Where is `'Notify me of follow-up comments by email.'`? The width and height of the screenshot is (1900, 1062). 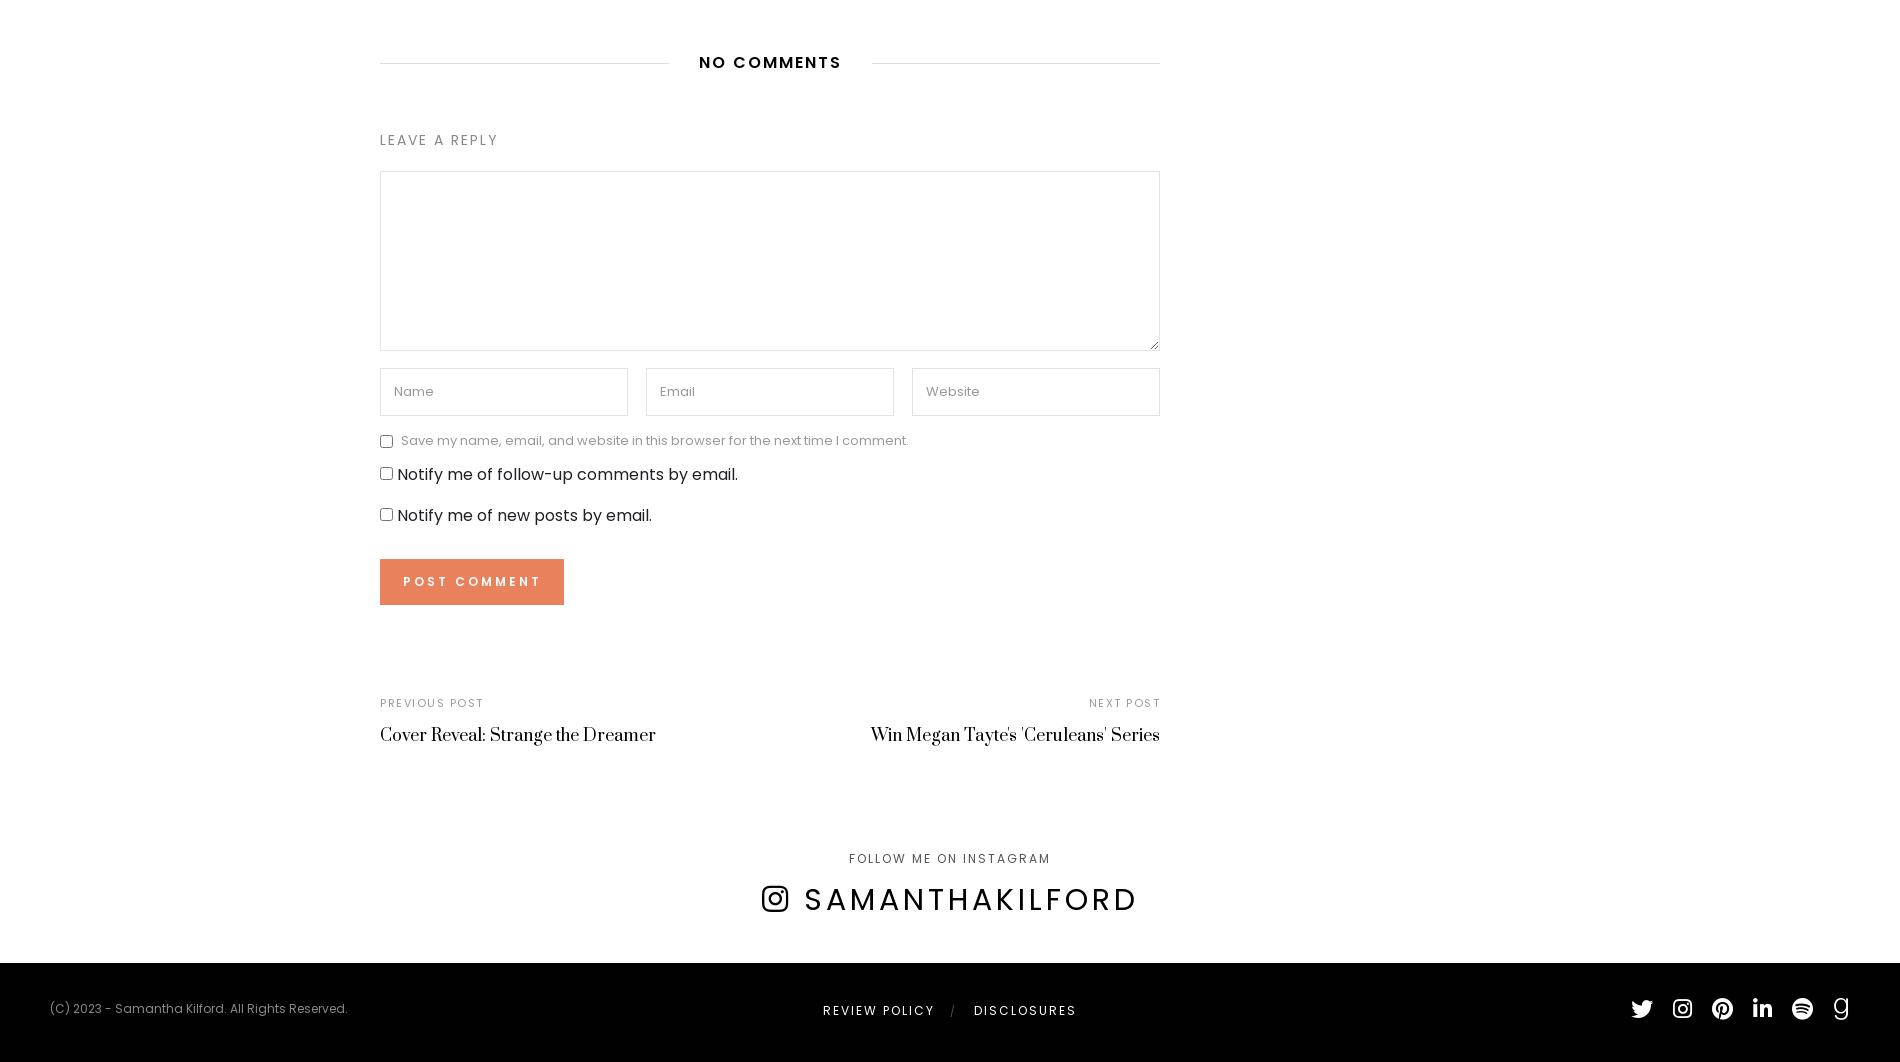
'Notify me of follow-up comments by email.' is located at coordinates (567, 472).